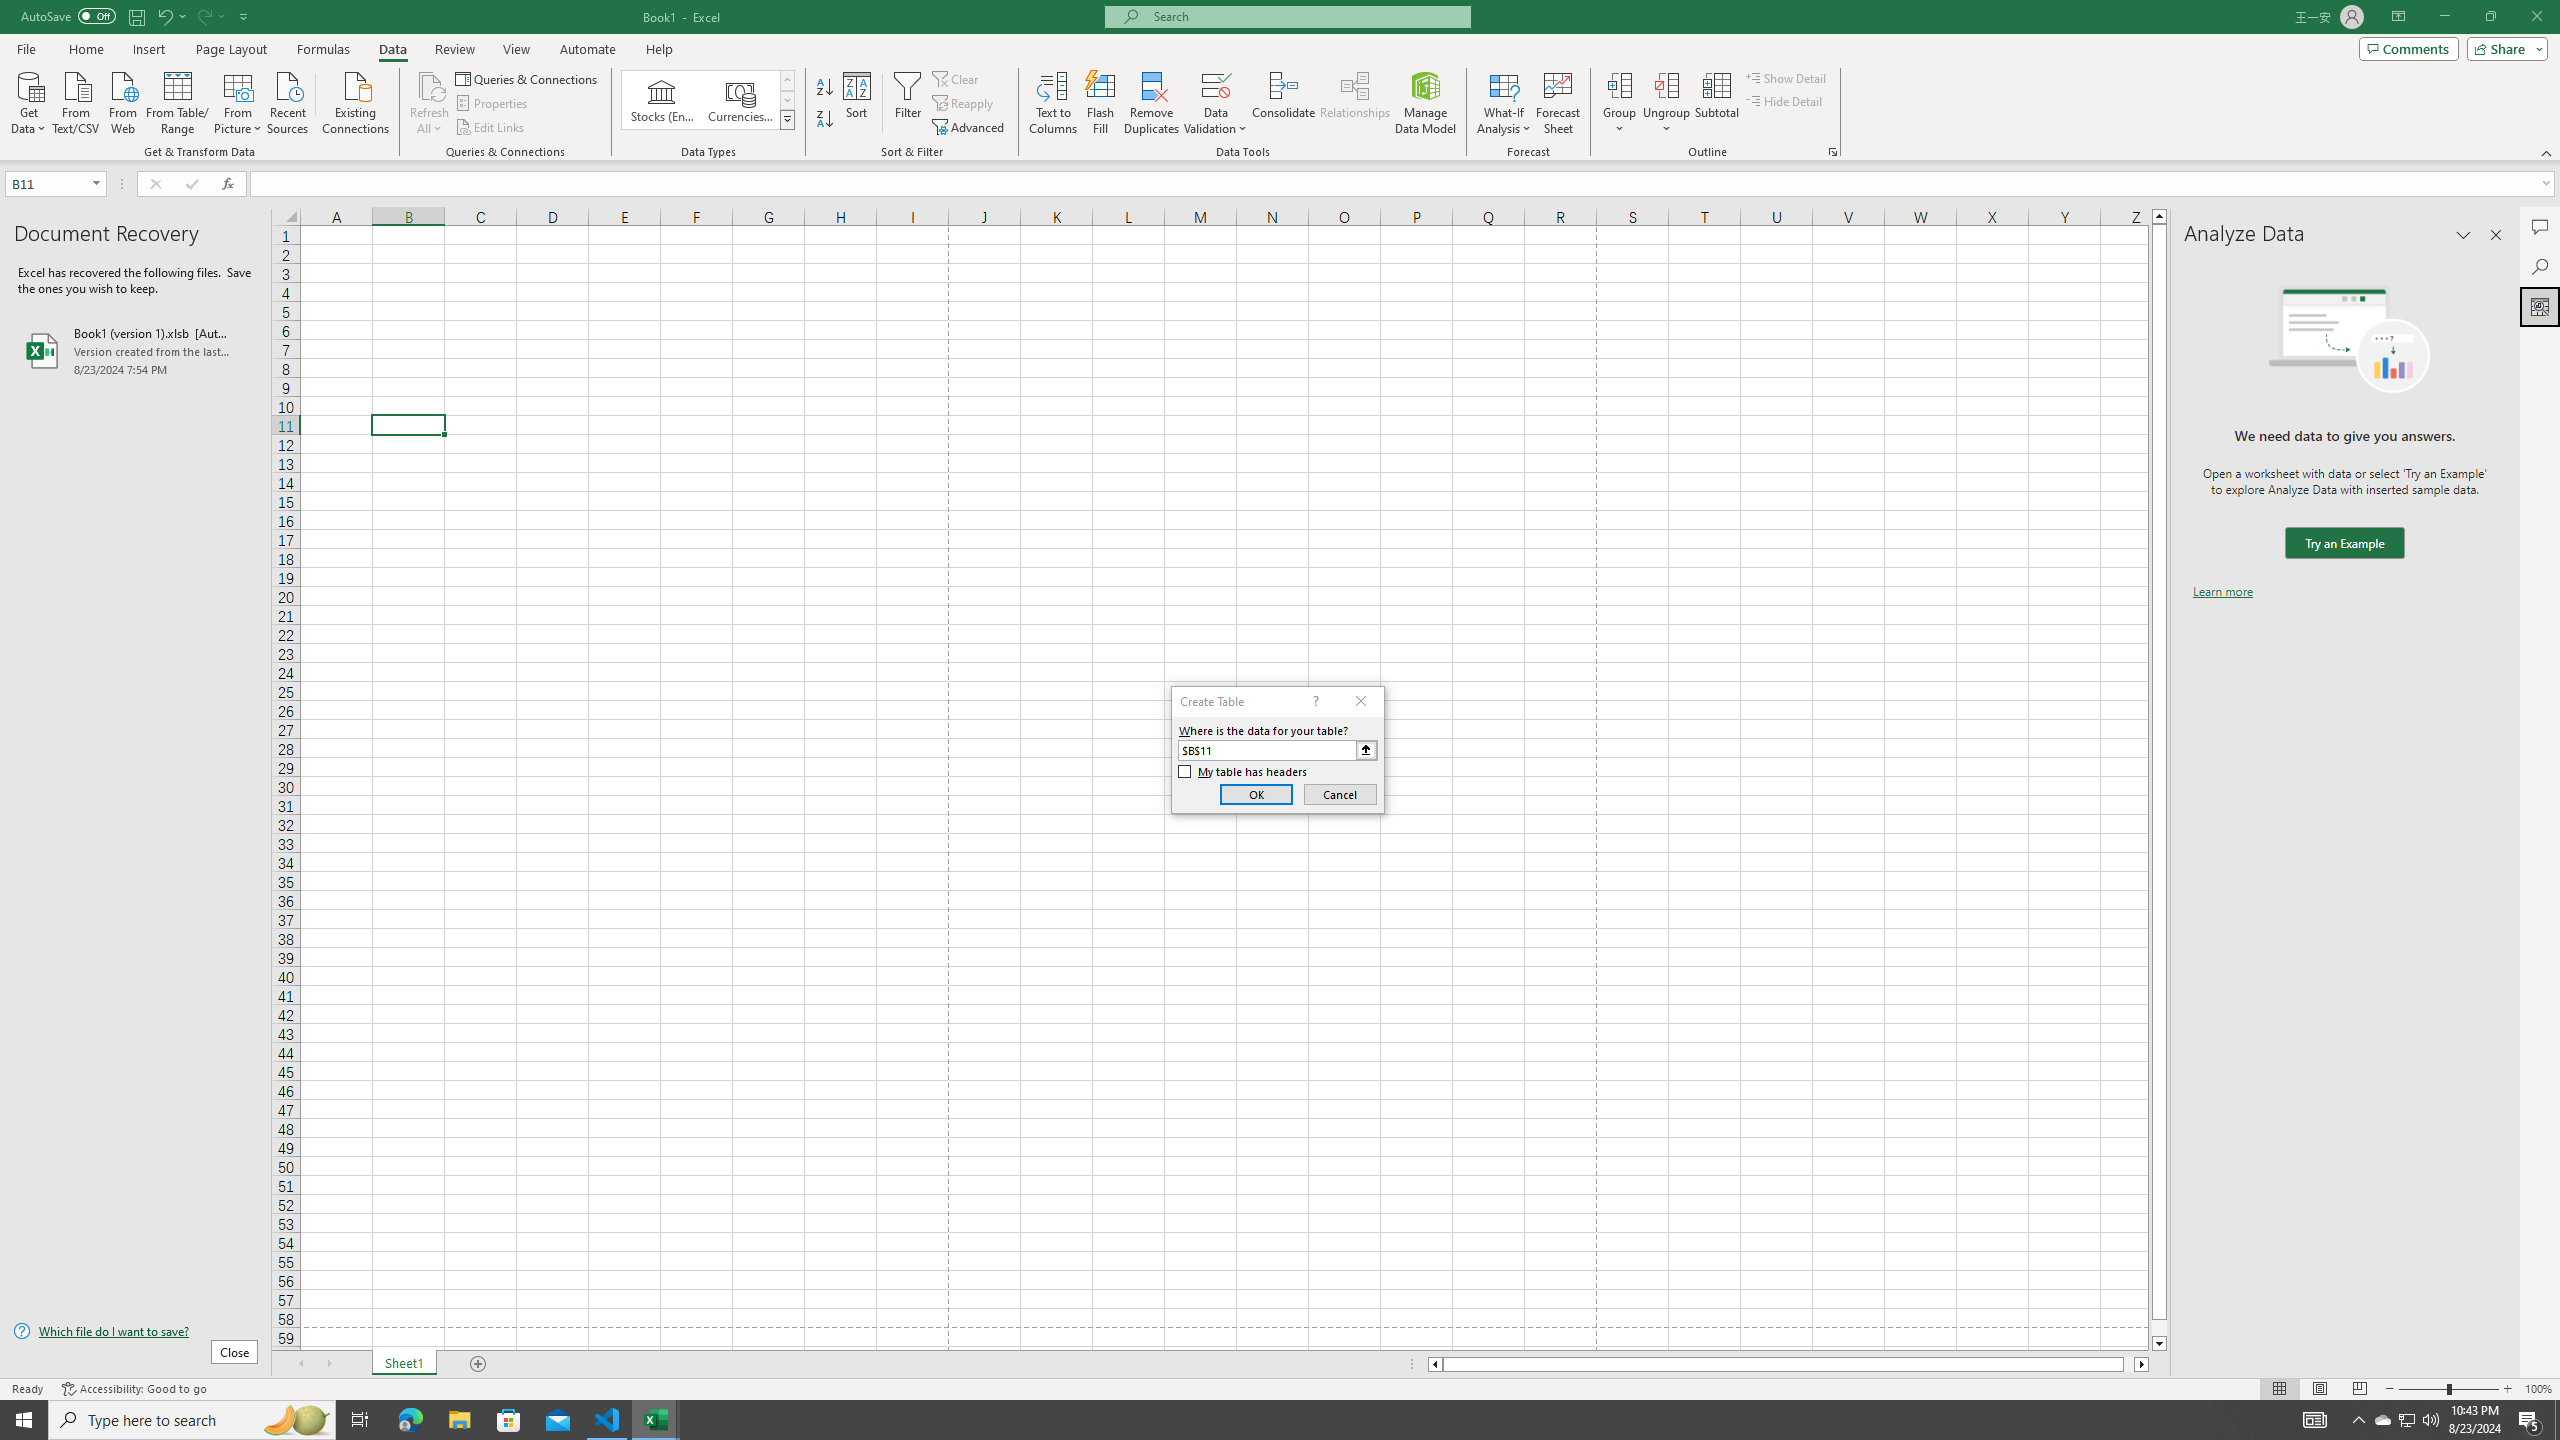 This screenshot has width=2560, height=1440. What do you see at coordinates (1784, 99) in the screenshot?
I see `'Hide Detail'` at bounding box center [1784, 99].